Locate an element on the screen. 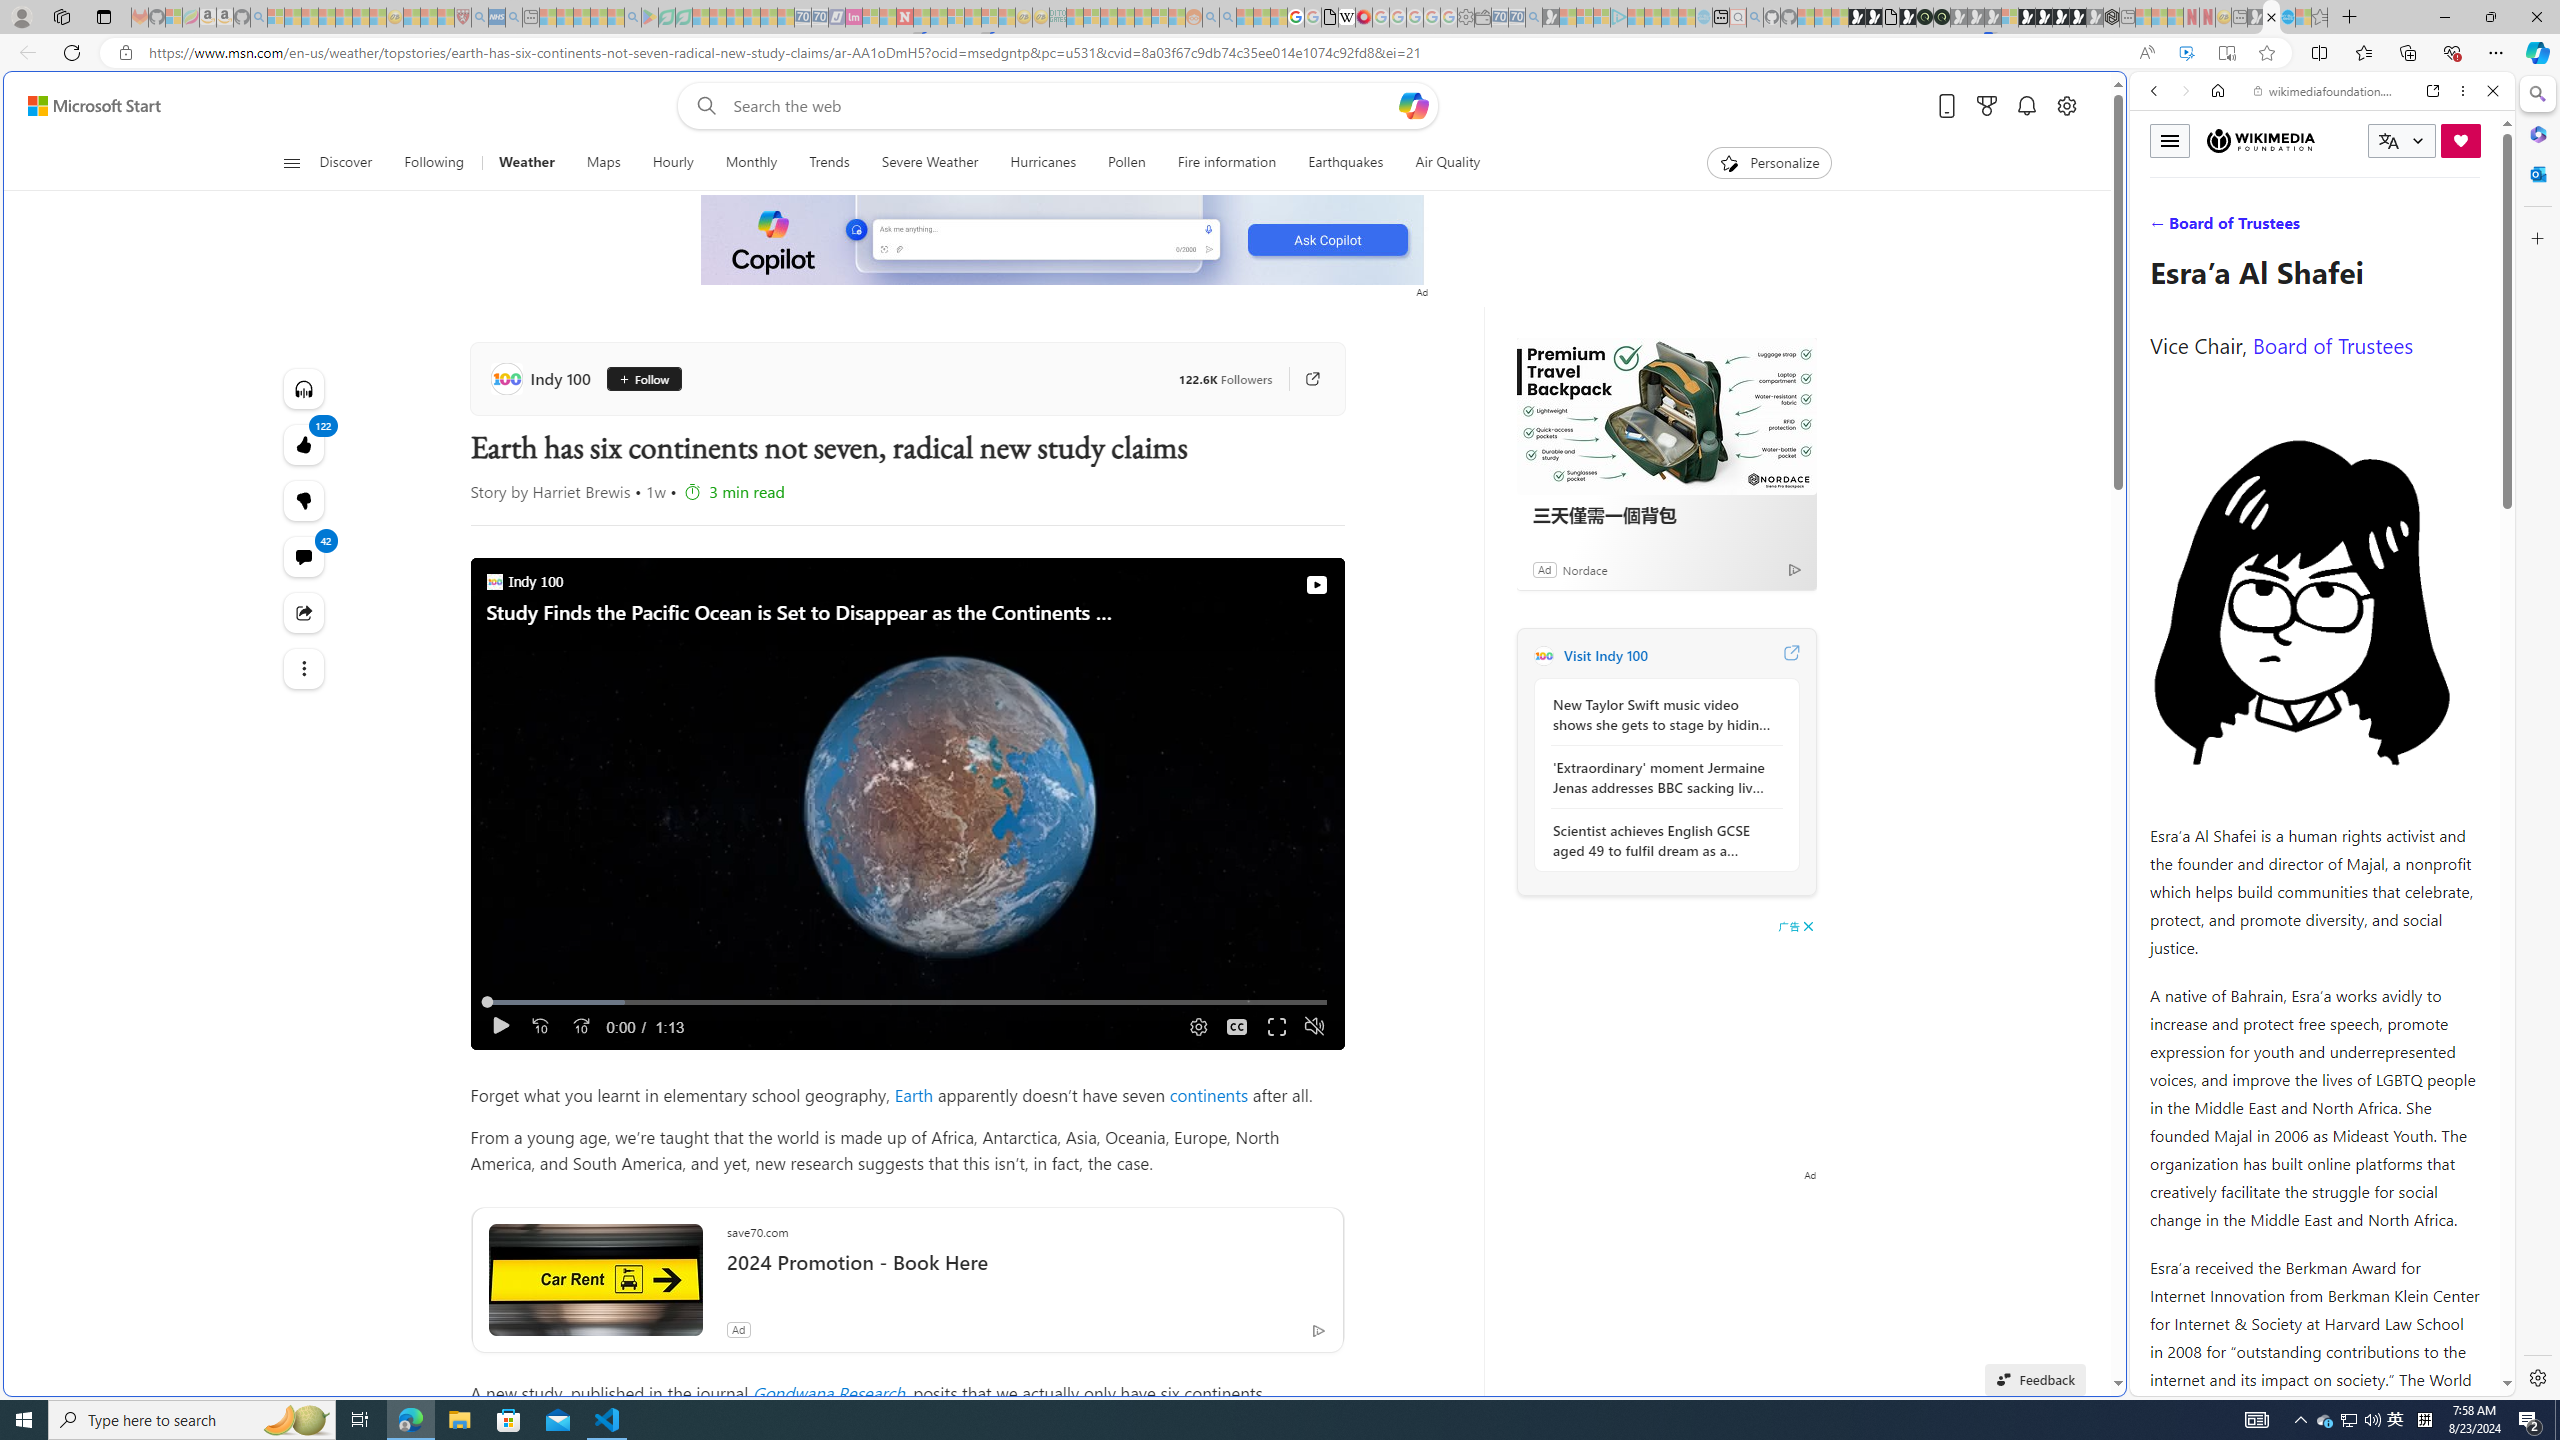 The height and width of the screenshot is (1440, 2560). 'google_privacy_policy_zh-CN.pdf' is located at coordinates (1965, 1200).